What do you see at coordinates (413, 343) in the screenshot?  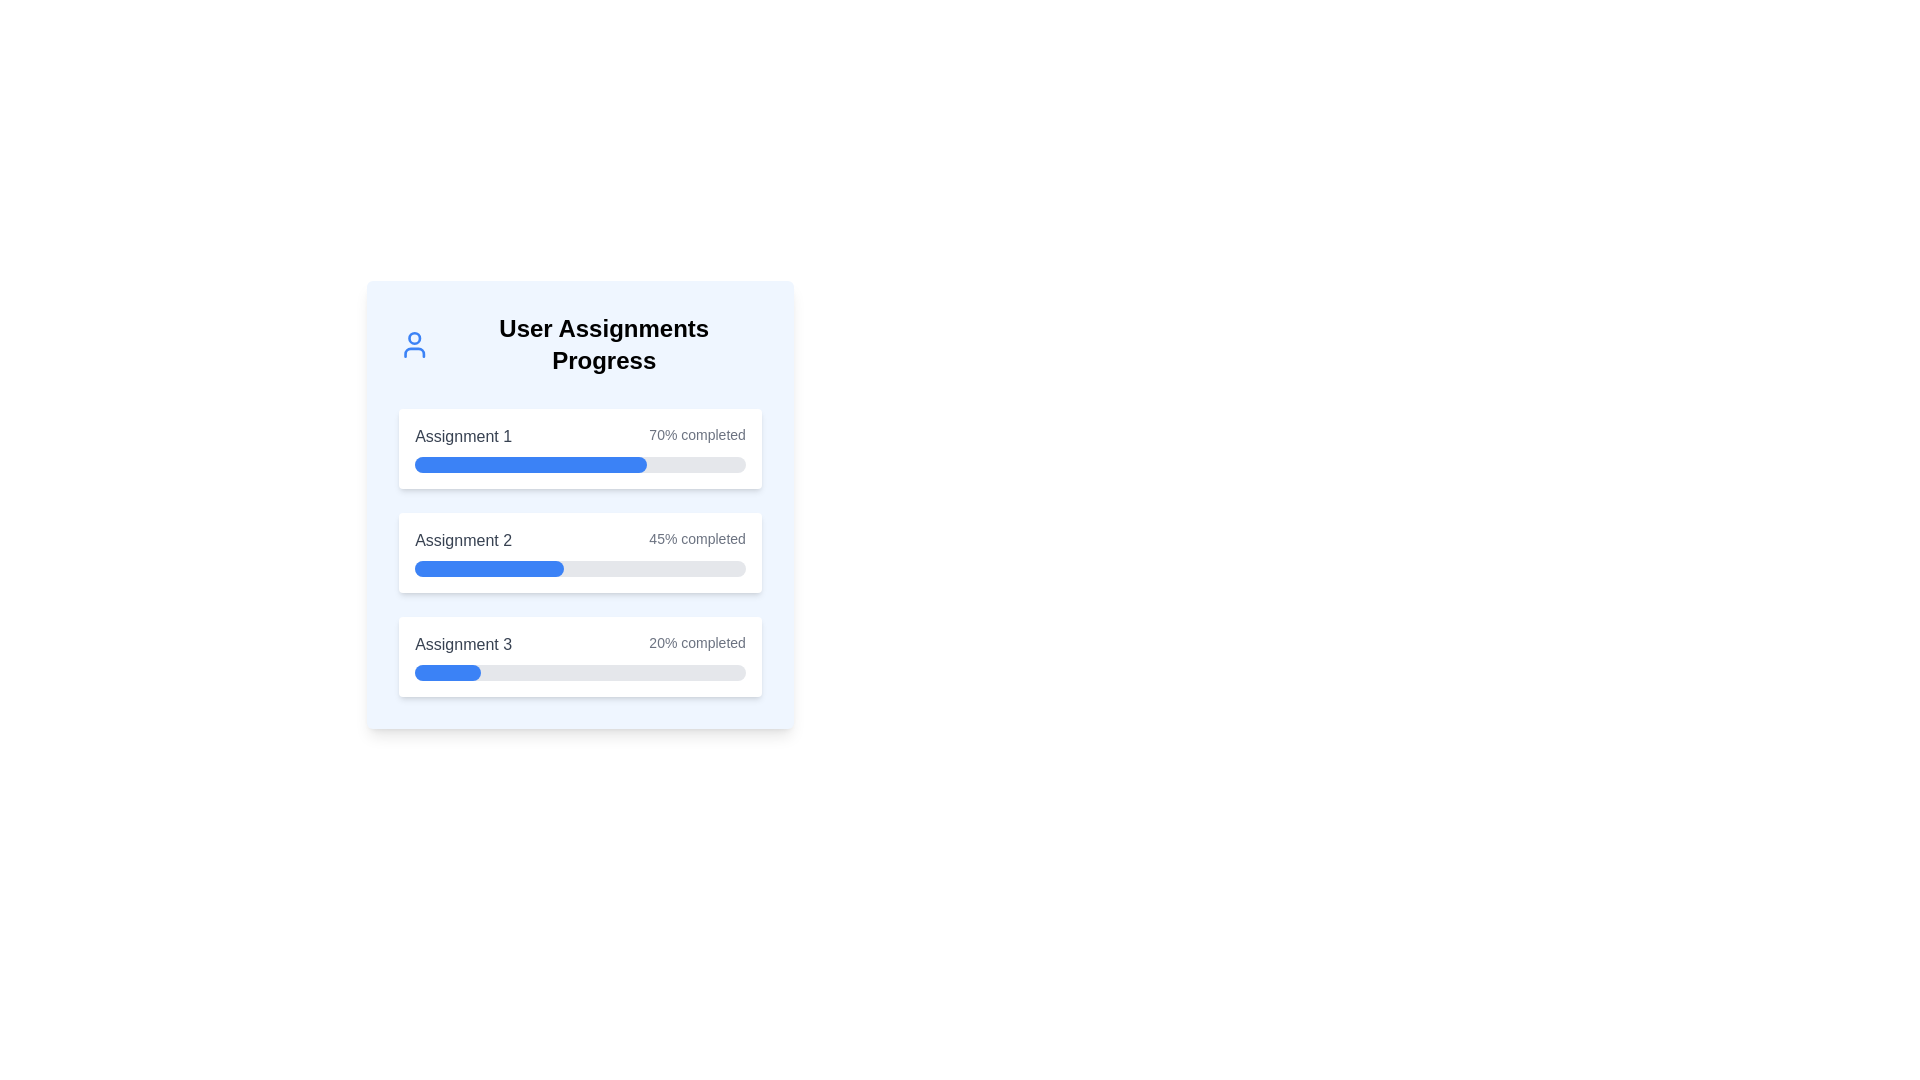 I see `the blue outlined user figure icon that represents an individual or profile, located to the left of the header text 'User Assignments Progress'` at bounding box center [413, 343].